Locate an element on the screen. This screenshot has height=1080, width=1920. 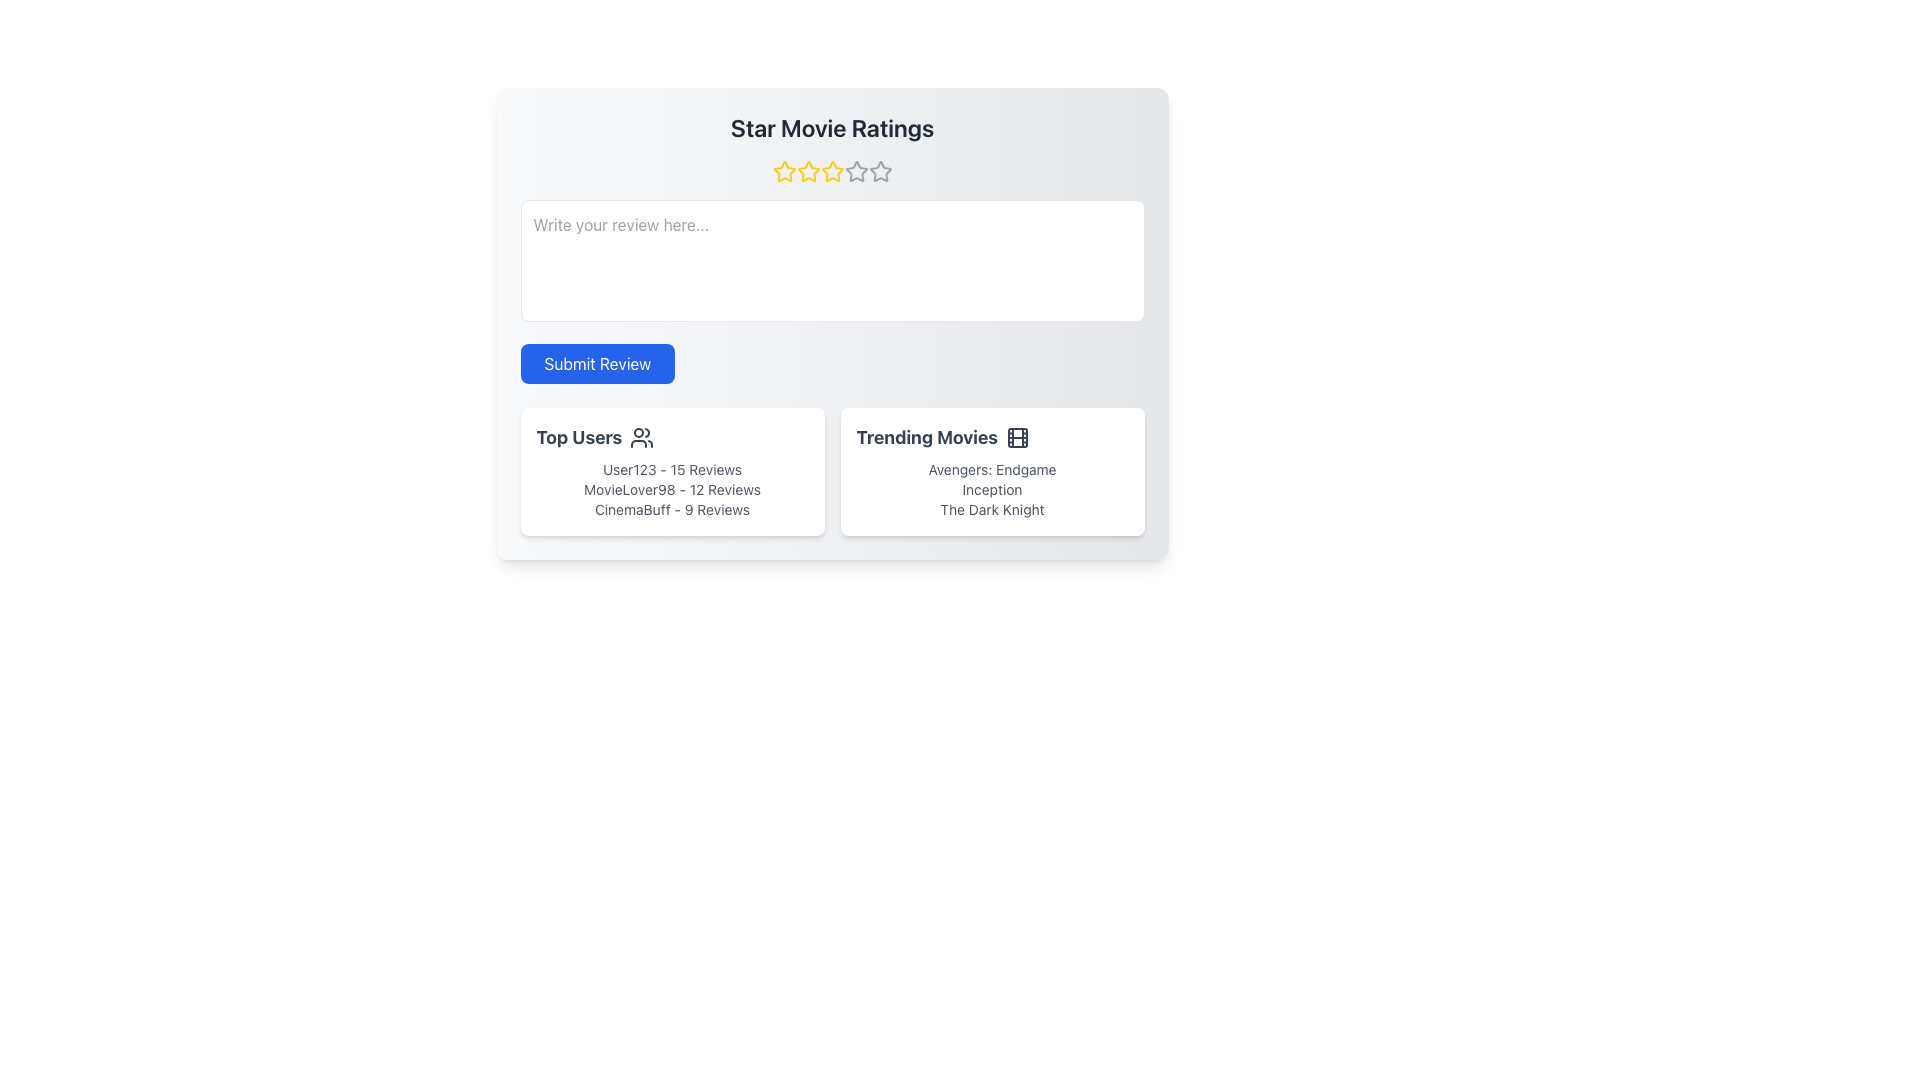
the second star icon in the star rating section to rate the item with two stars is located at coordinates (832, 170).